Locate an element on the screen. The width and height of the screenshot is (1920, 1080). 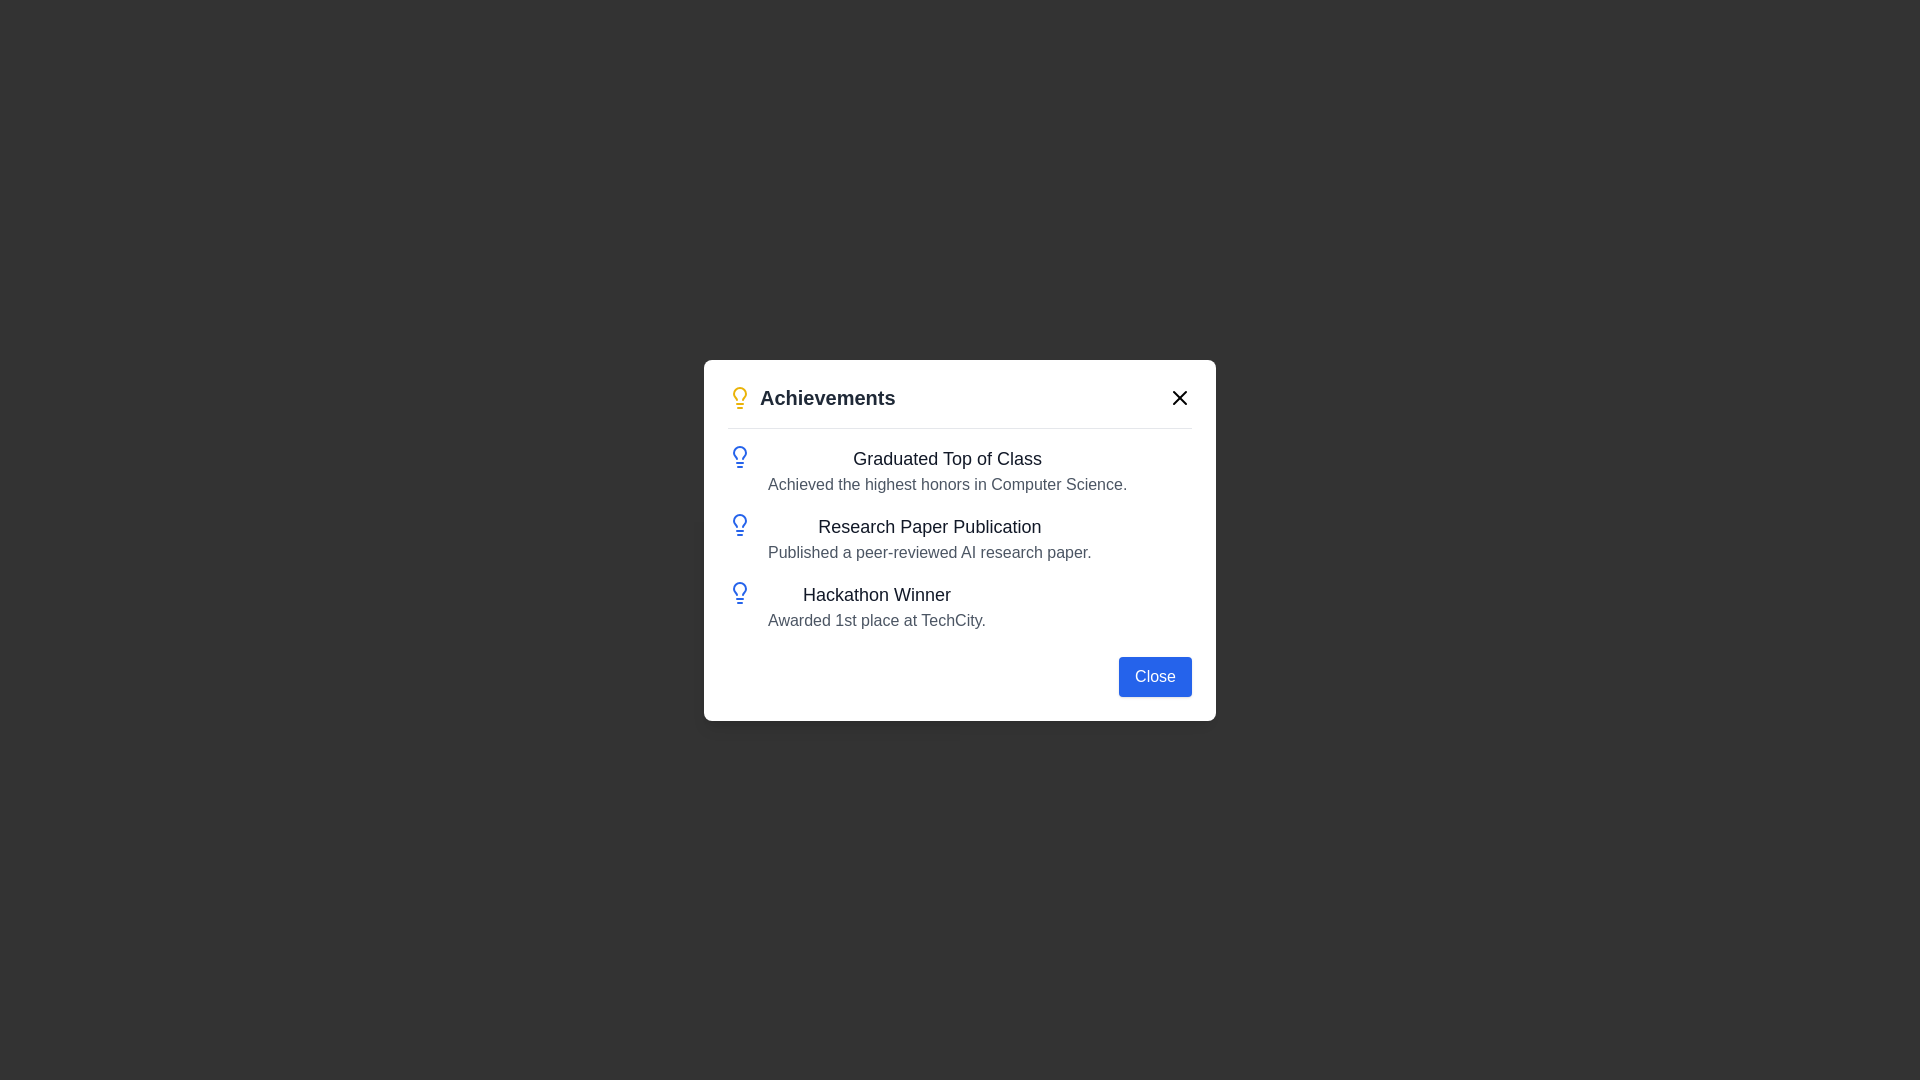
the static text that provides additional descriptive information about the achievement 'Graduated Top of Class', positioned below the header in a modal popup is located at coordinates (946, 484).